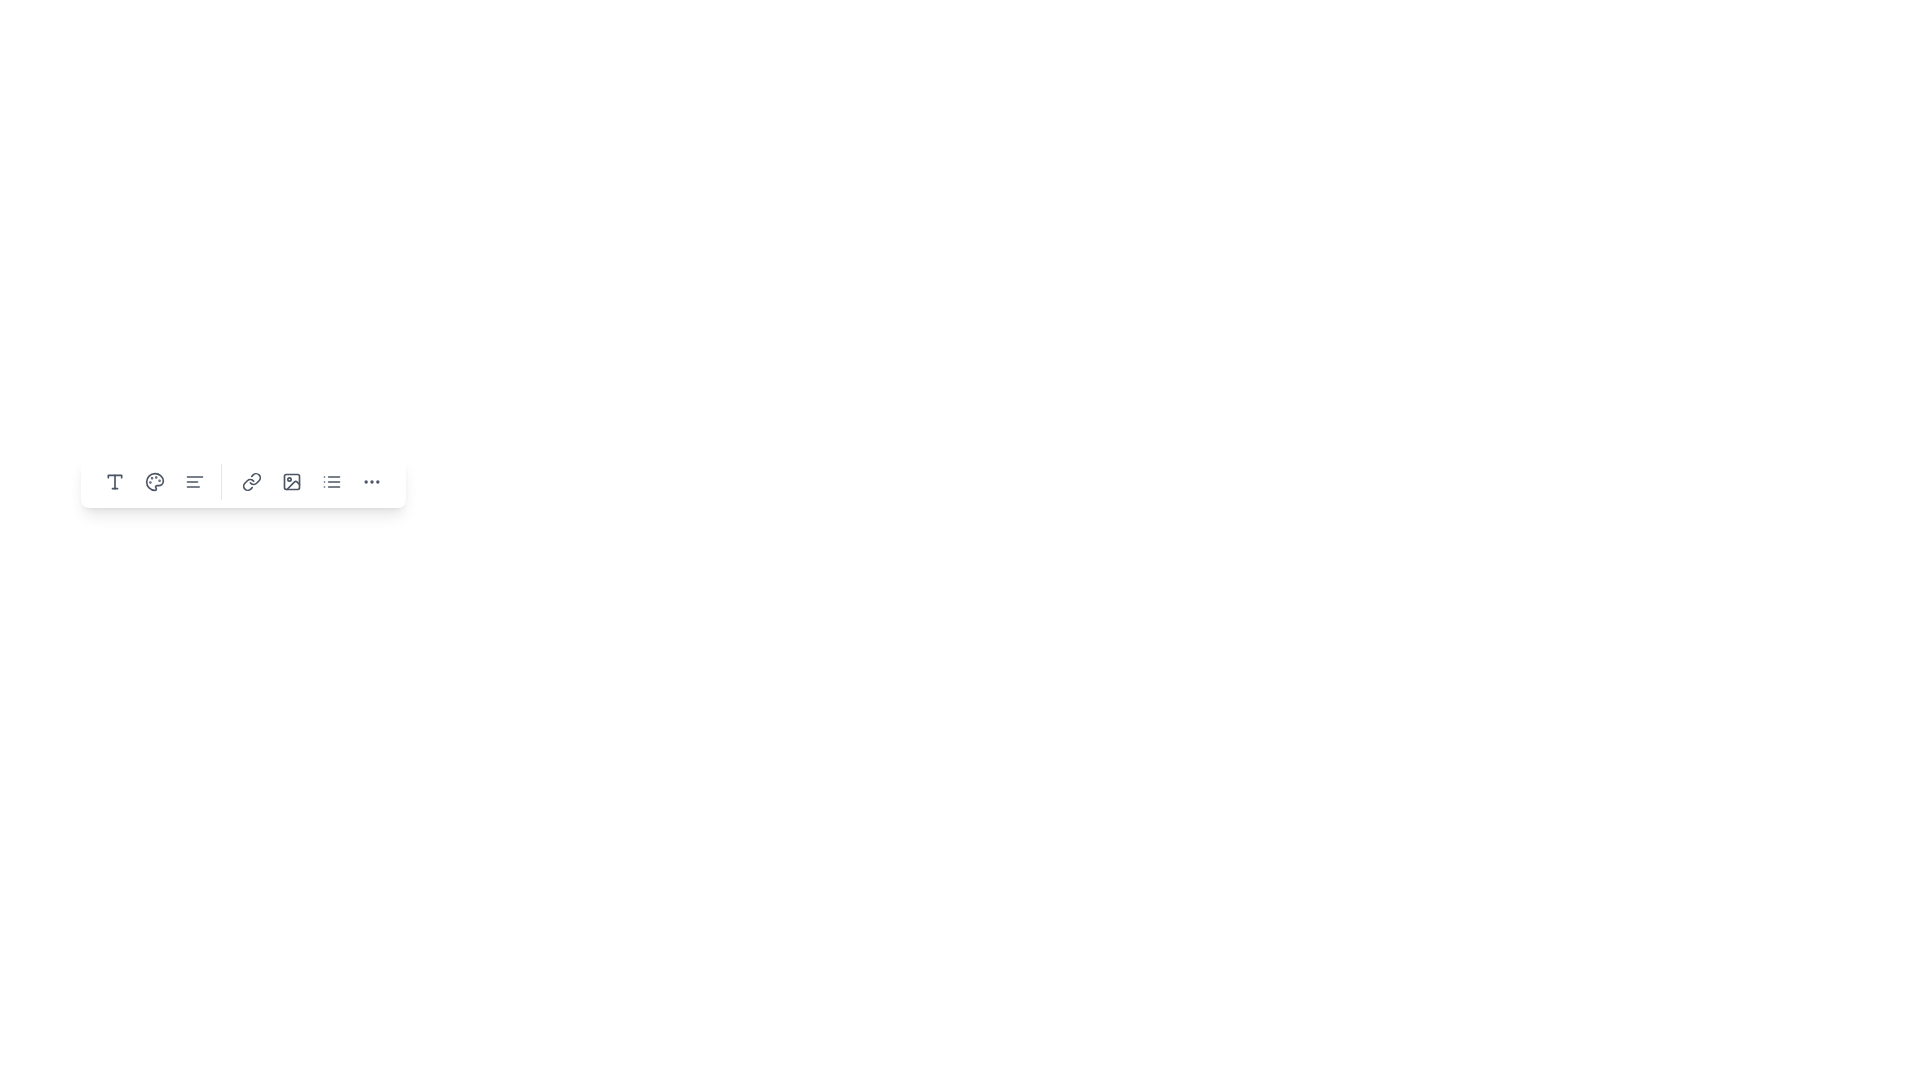  What do you see at coordinates (291, 482) in the screenshot?
I see `the icon representing an image-related action` at bounding box center [291, 482].